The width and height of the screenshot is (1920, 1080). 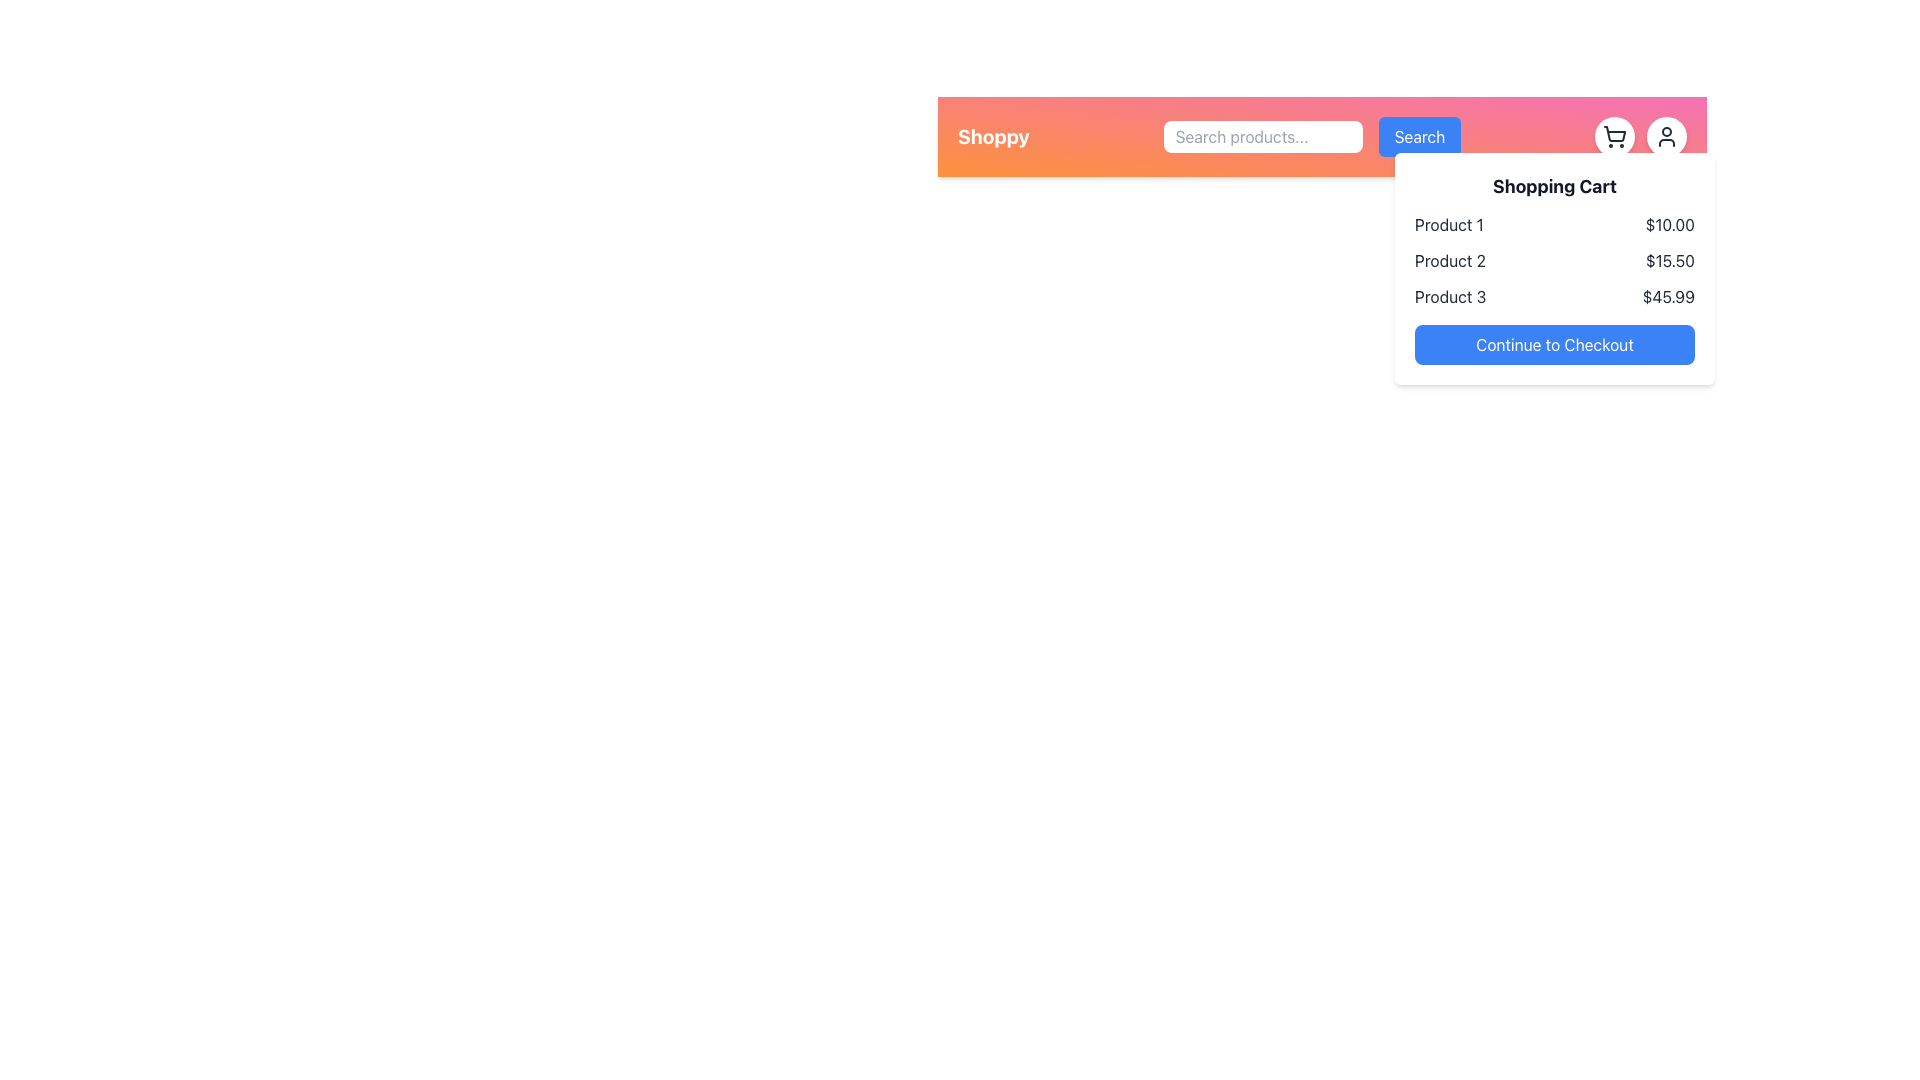 What do you see at coordinates (1418, 136) in the screenshot?
I see `the search button located to the right of the text input field with placeholder text 'Search products...' to initiate a search operation` at bounding box center [1418, 136].